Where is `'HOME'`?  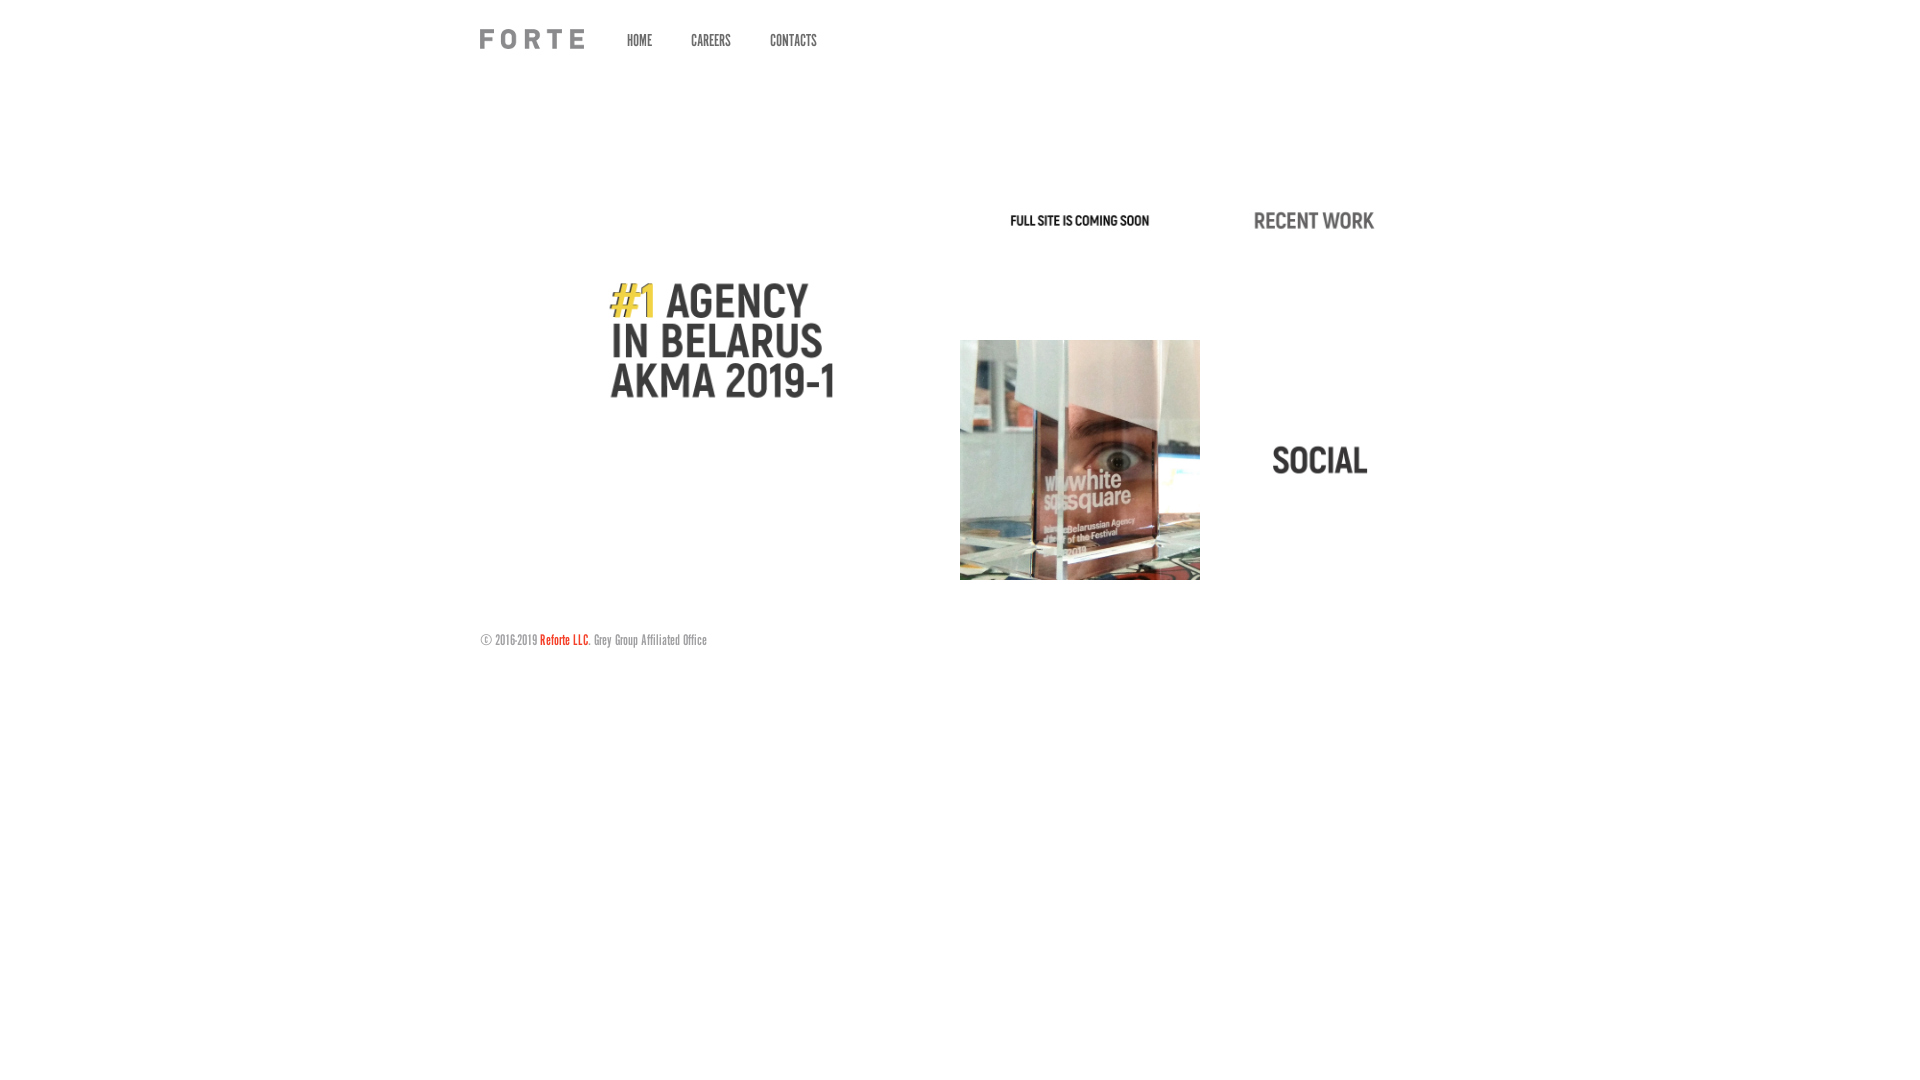
'HOME' is located at coordinates (638, 39).